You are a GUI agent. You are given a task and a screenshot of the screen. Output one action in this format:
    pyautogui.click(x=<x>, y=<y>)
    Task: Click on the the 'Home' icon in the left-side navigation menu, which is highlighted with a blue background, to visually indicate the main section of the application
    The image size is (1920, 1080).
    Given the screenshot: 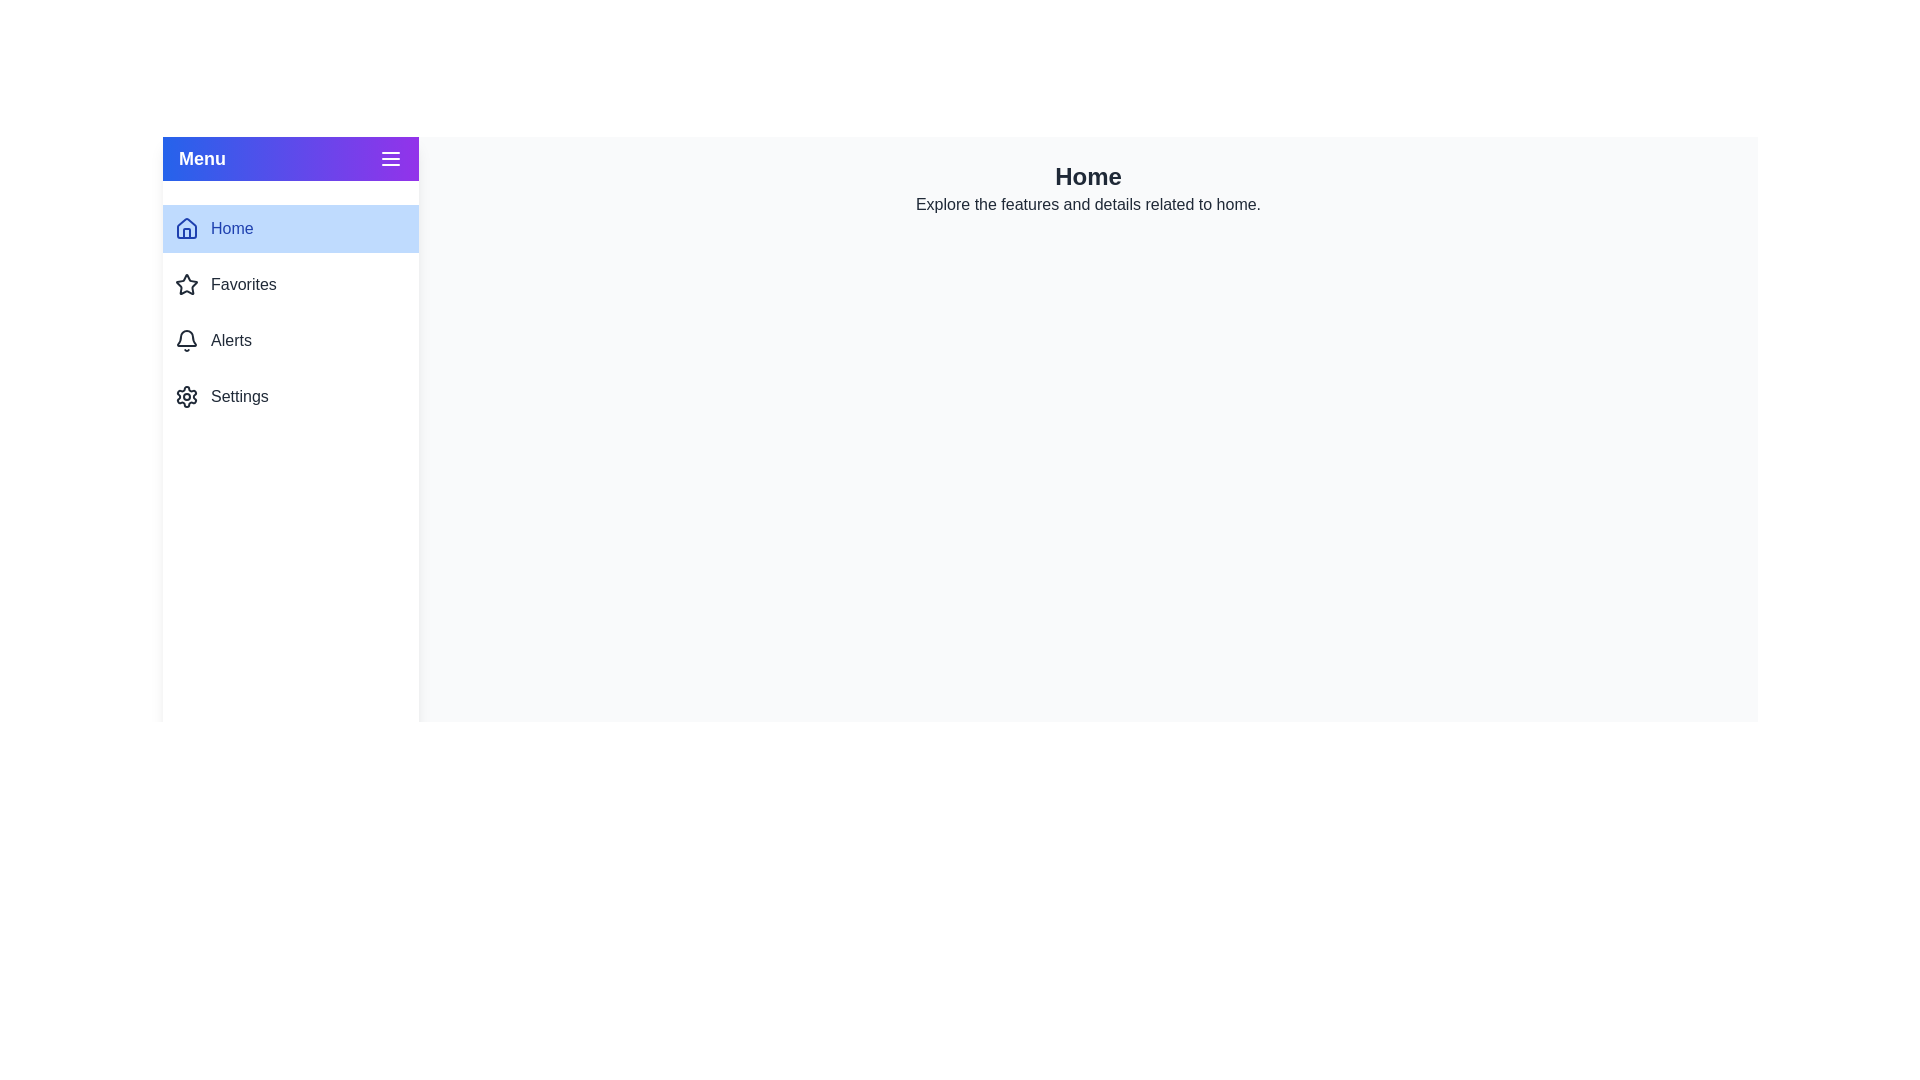 What is the action you would take?
    pyautogui.click(x=187, y=226)
    